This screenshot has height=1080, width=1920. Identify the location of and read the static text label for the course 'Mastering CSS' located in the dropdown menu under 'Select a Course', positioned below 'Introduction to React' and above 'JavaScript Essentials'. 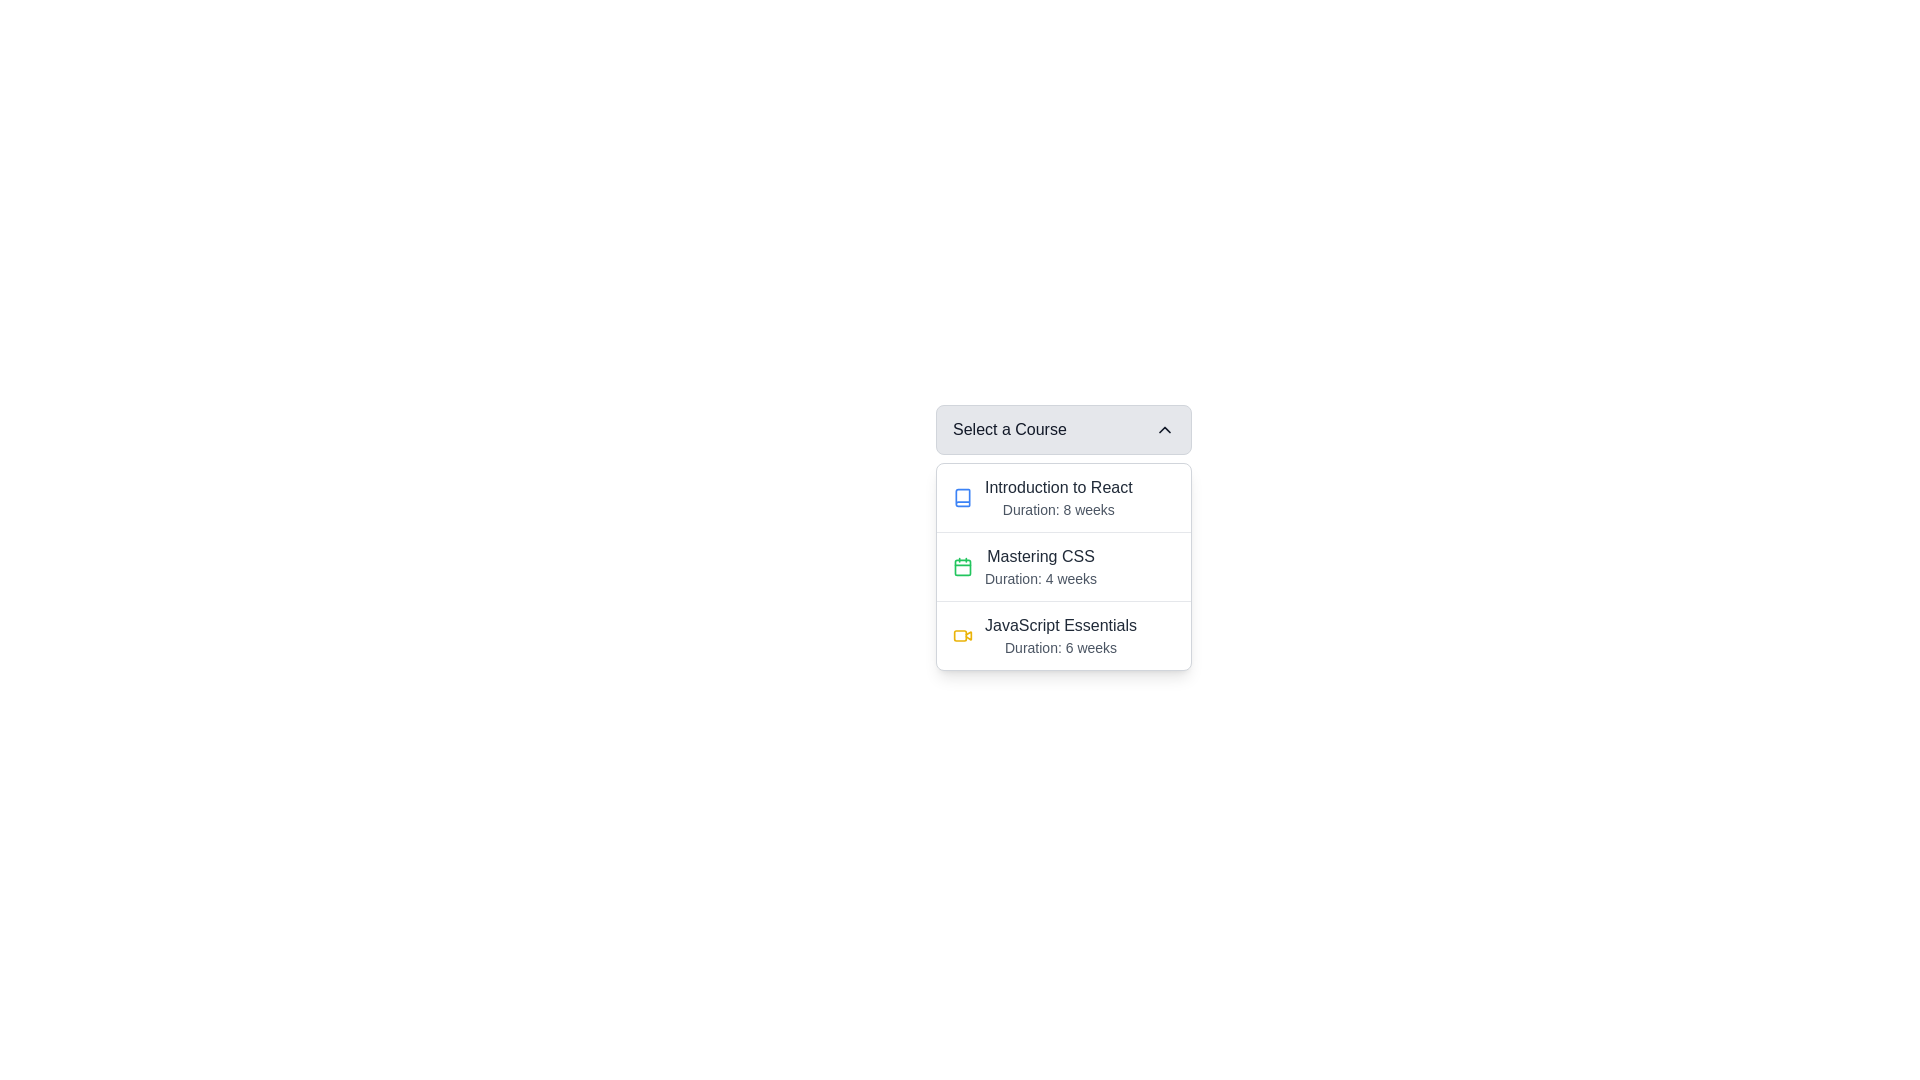
(1040, 556).